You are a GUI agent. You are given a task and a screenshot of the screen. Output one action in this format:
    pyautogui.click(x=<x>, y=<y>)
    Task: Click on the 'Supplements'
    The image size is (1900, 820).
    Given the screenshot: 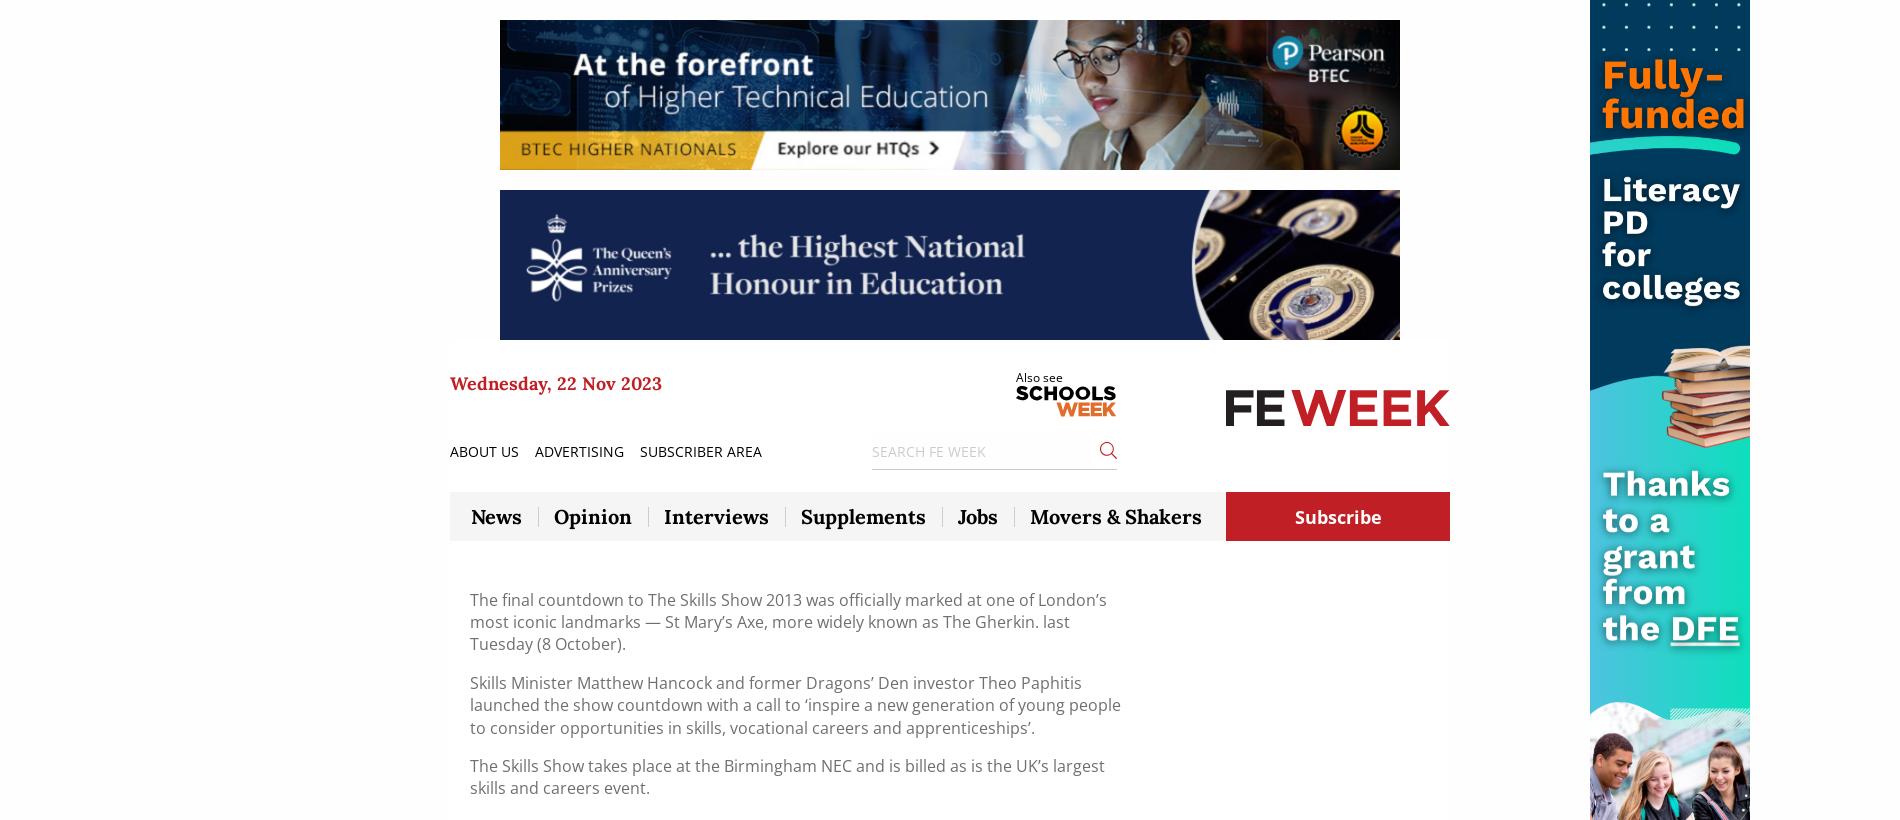 What is the action you would take?
    pyautogui.click(x=800, y=514)
    